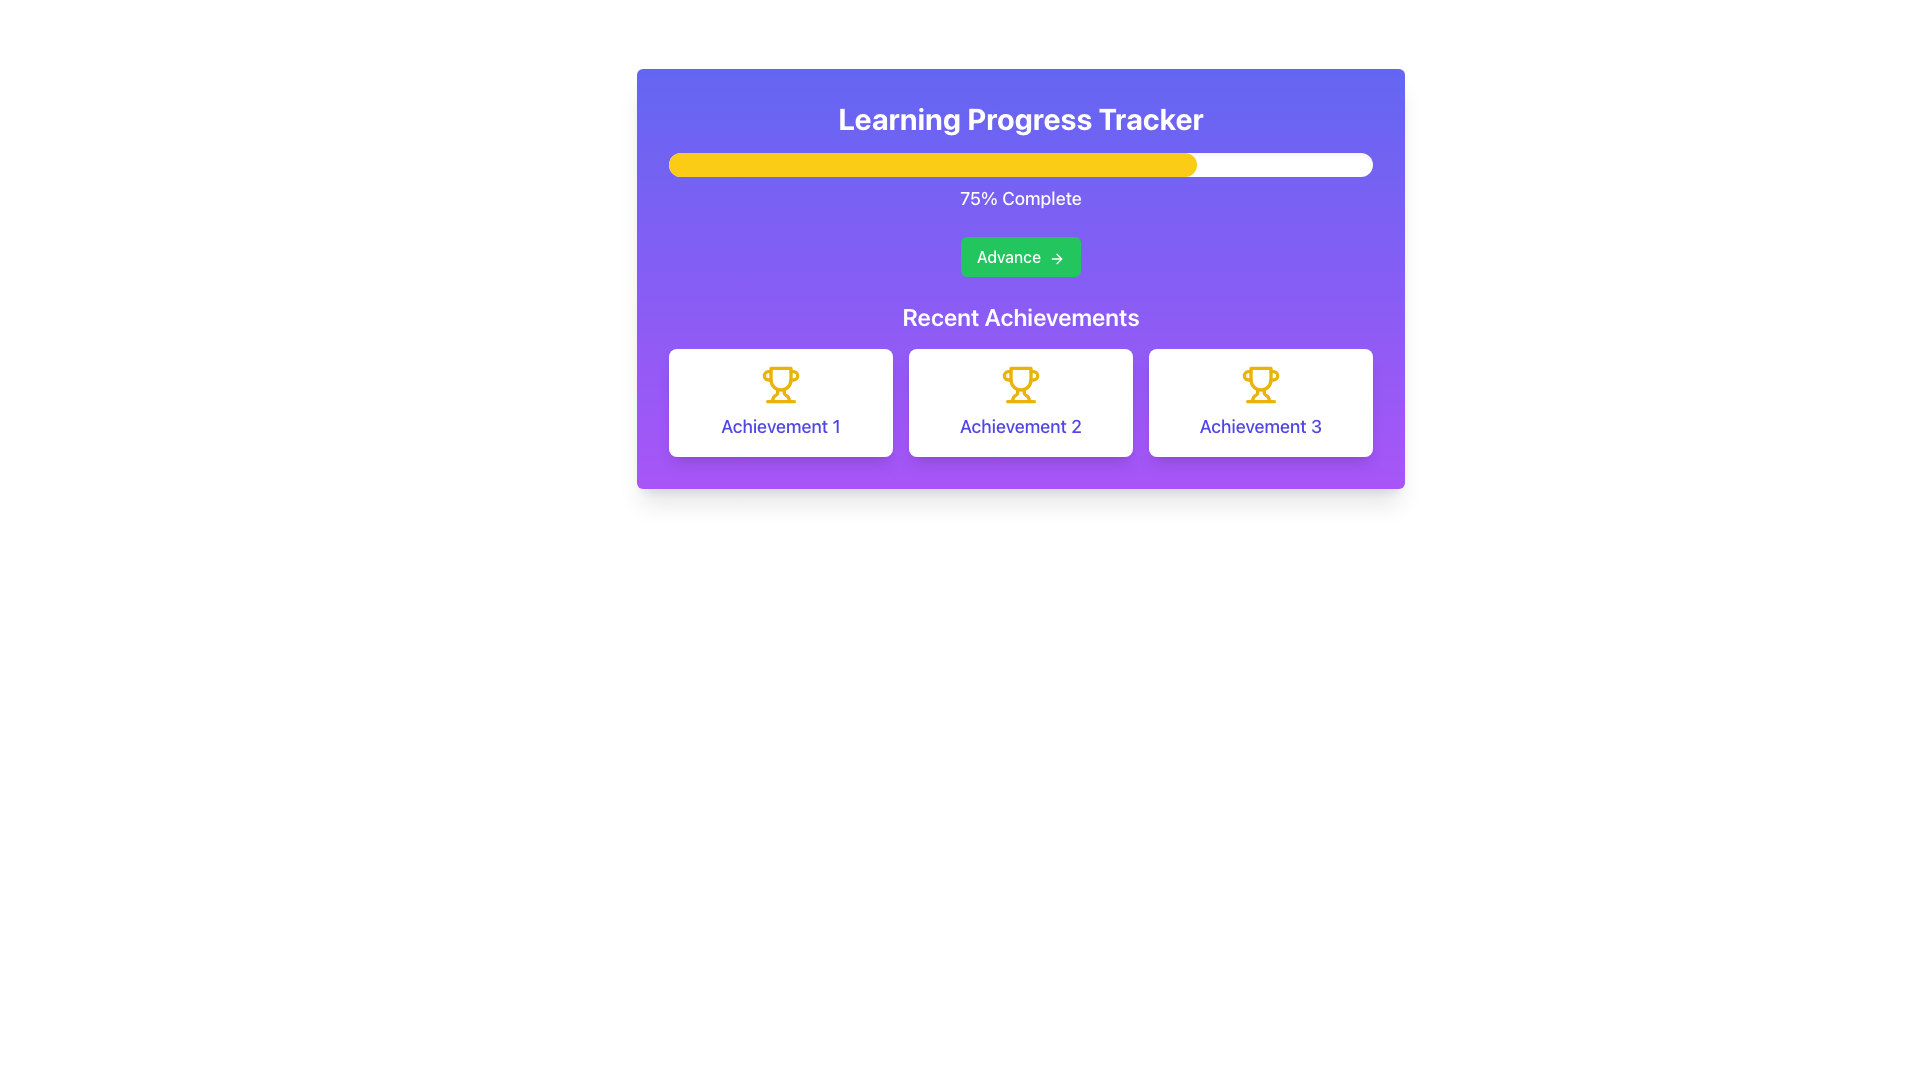 The width and height of the screenshot is (1920, 1080). I want to click on the navigation button located below the '75% Complete' progress indicator to proceed to the next step in the onboarding process, so click(1021, 256).